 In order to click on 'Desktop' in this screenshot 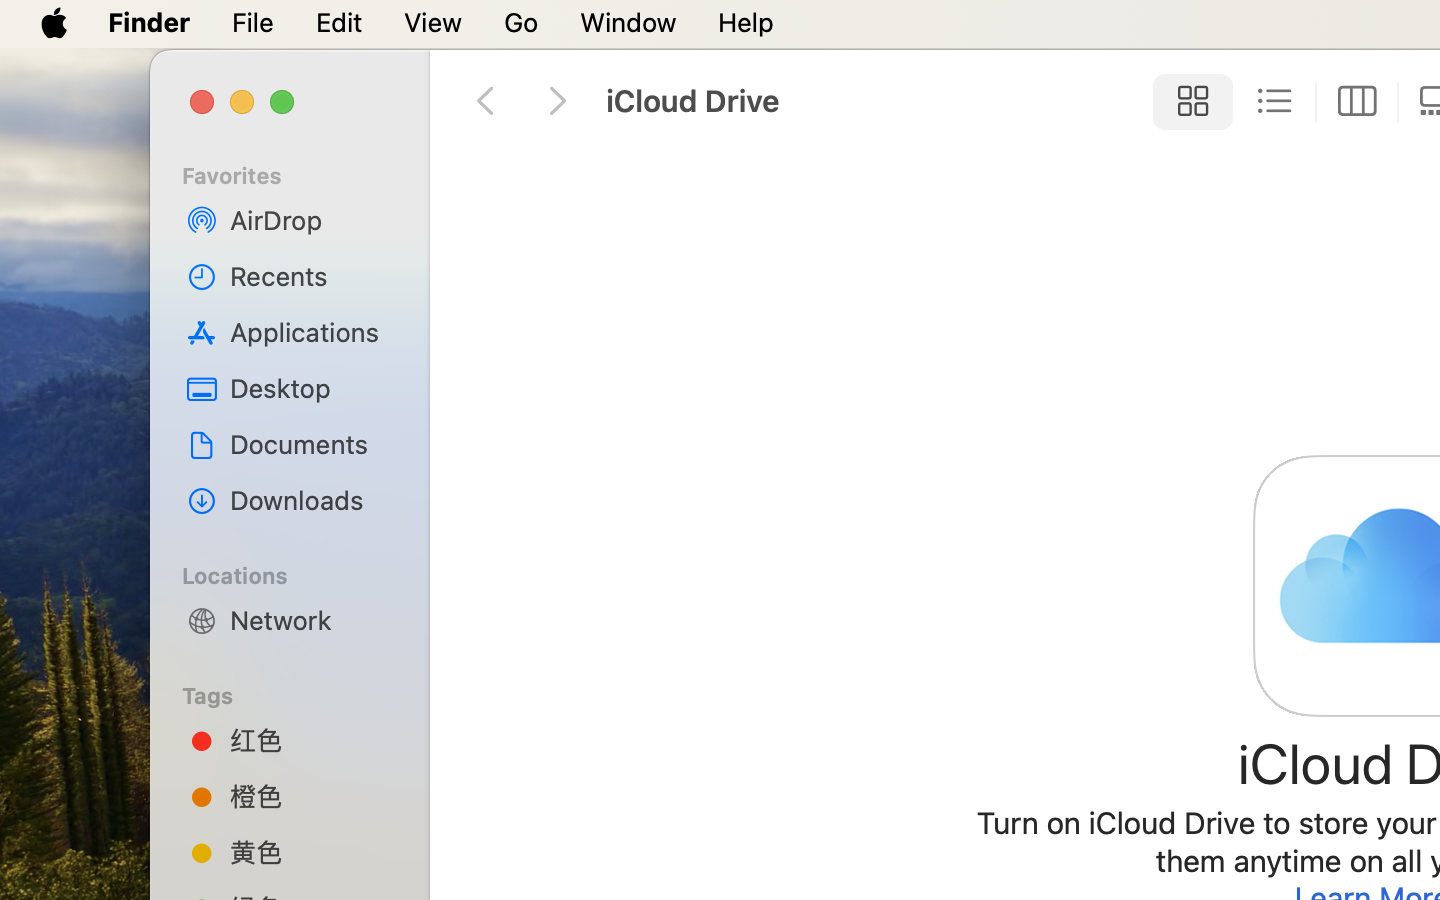, I will do `click(311, 387)`.